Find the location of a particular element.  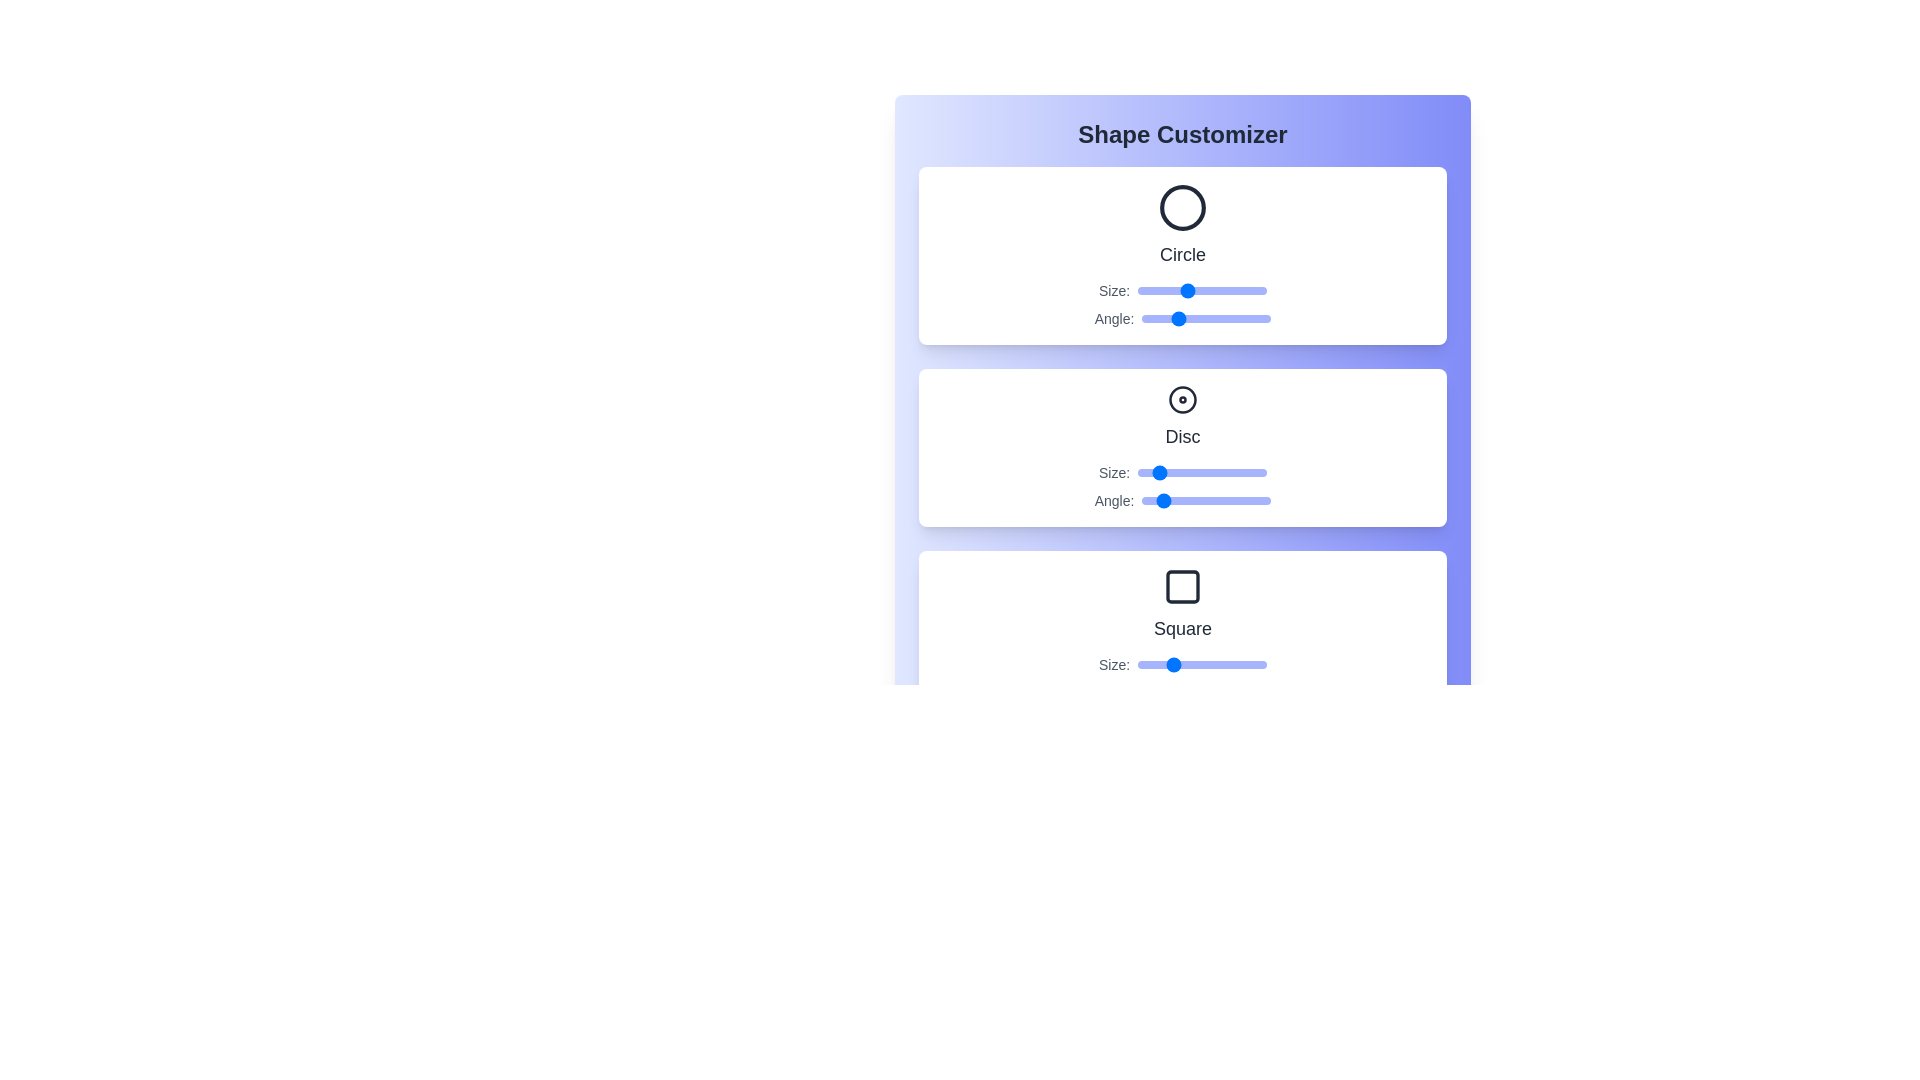

the Circle size slider to 73 is located at coordinates (1222, 290).